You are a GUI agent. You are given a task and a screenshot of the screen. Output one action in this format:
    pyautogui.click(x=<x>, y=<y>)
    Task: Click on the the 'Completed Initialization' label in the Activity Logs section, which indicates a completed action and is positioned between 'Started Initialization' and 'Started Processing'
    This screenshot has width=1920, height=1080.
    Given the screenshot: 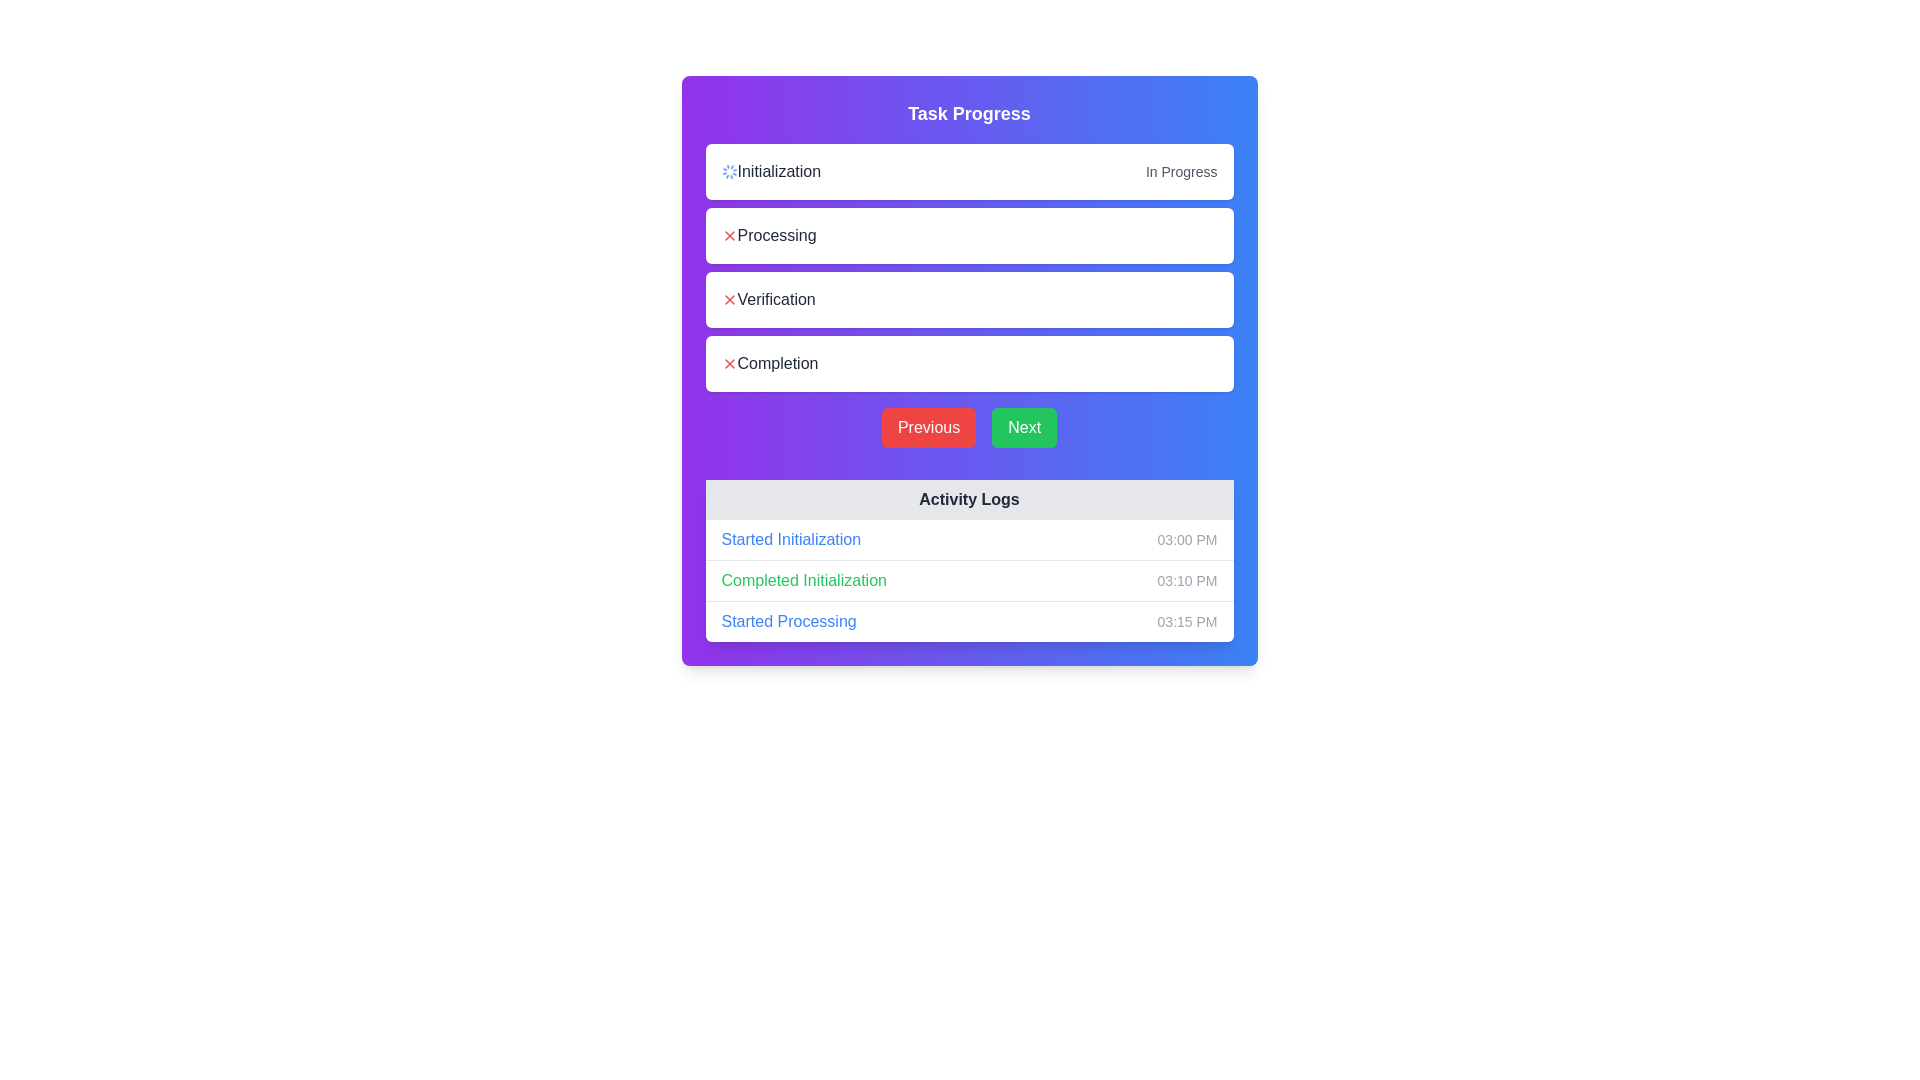 What is the action you would take?
    pyautogui.click(x=804, y=581)
    